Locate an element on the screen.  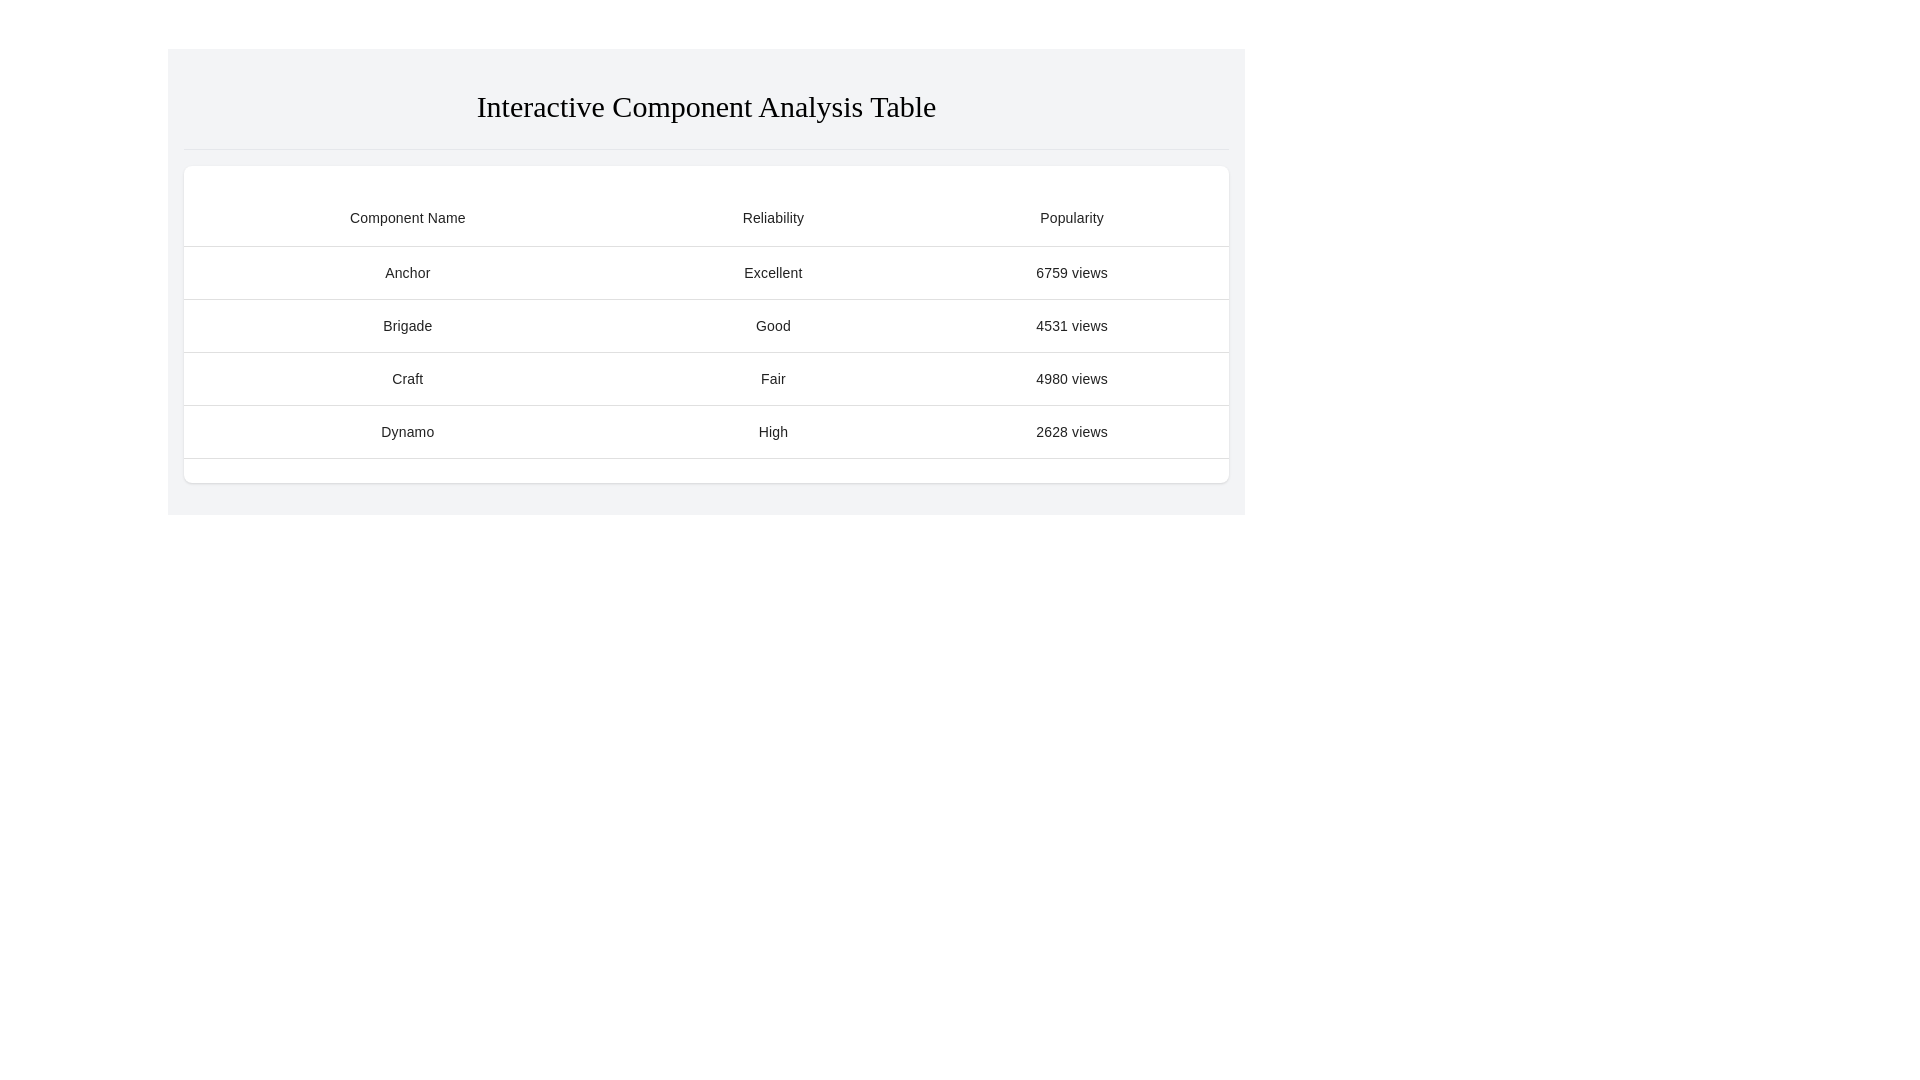
the table cell that displays the text 'Brigade' is located at coordinates (406, 325).